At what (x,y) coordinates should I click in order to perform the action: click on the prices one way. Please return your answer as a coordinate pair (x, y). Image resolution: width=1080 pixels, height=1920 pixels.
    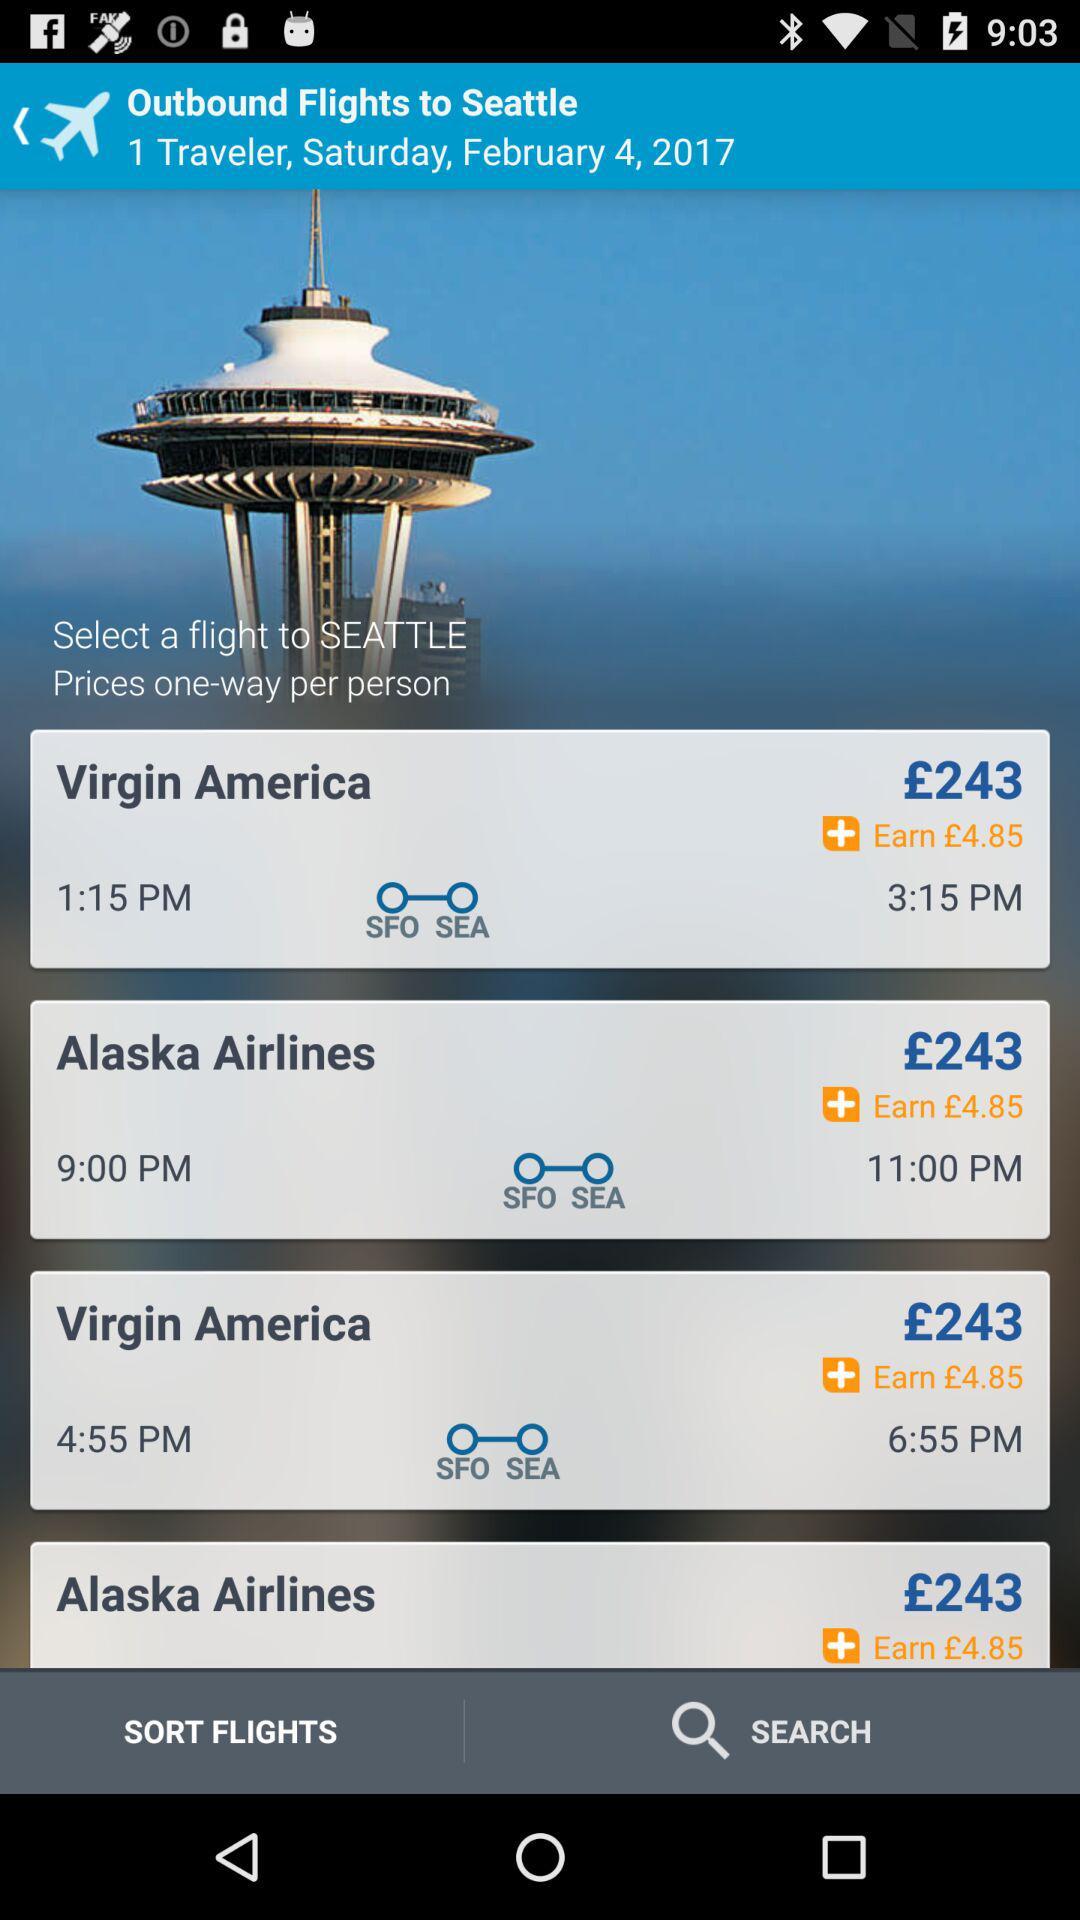
    Looking at the image, I should click on (250, 681).